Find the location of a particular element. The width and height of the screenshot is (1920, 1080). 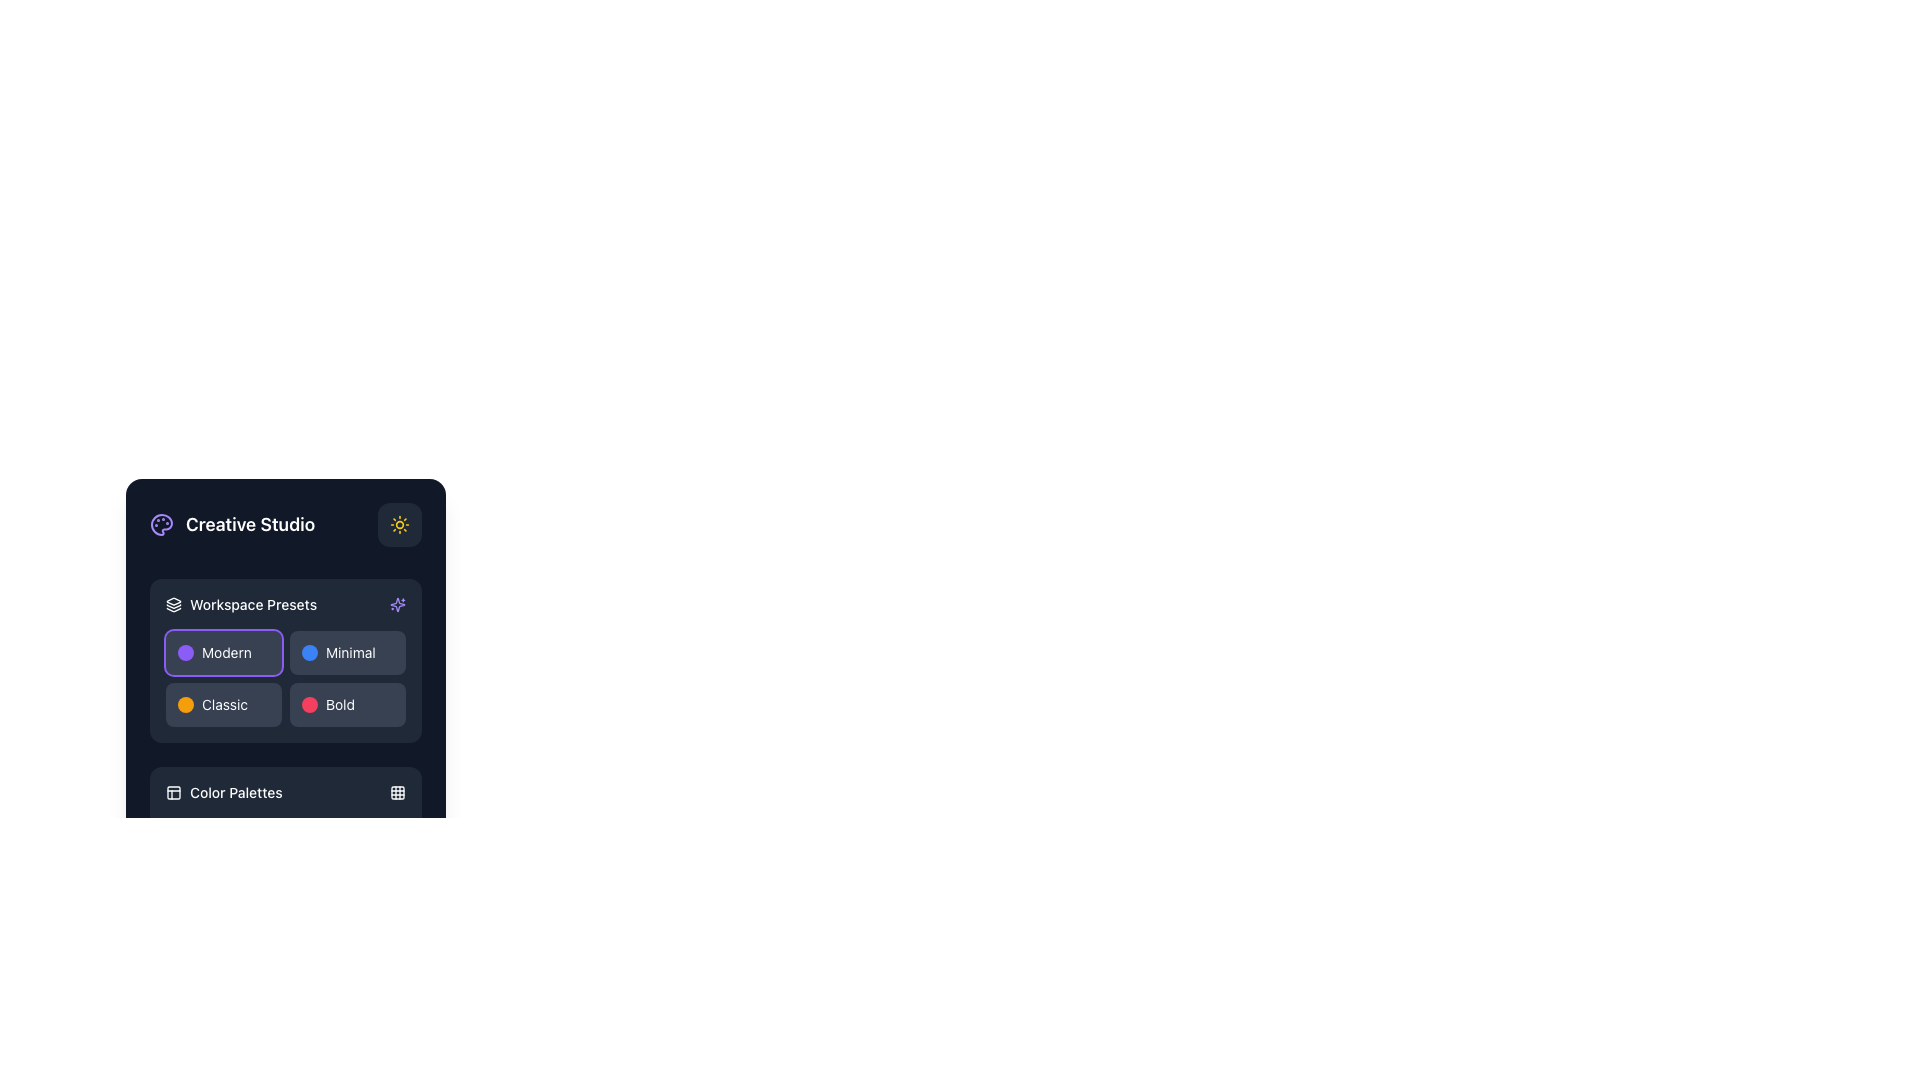

the compact grid icon located to the left of the 'Color Palettes' text in the lower portion of the interface panel is located at coordinates (173, 792).